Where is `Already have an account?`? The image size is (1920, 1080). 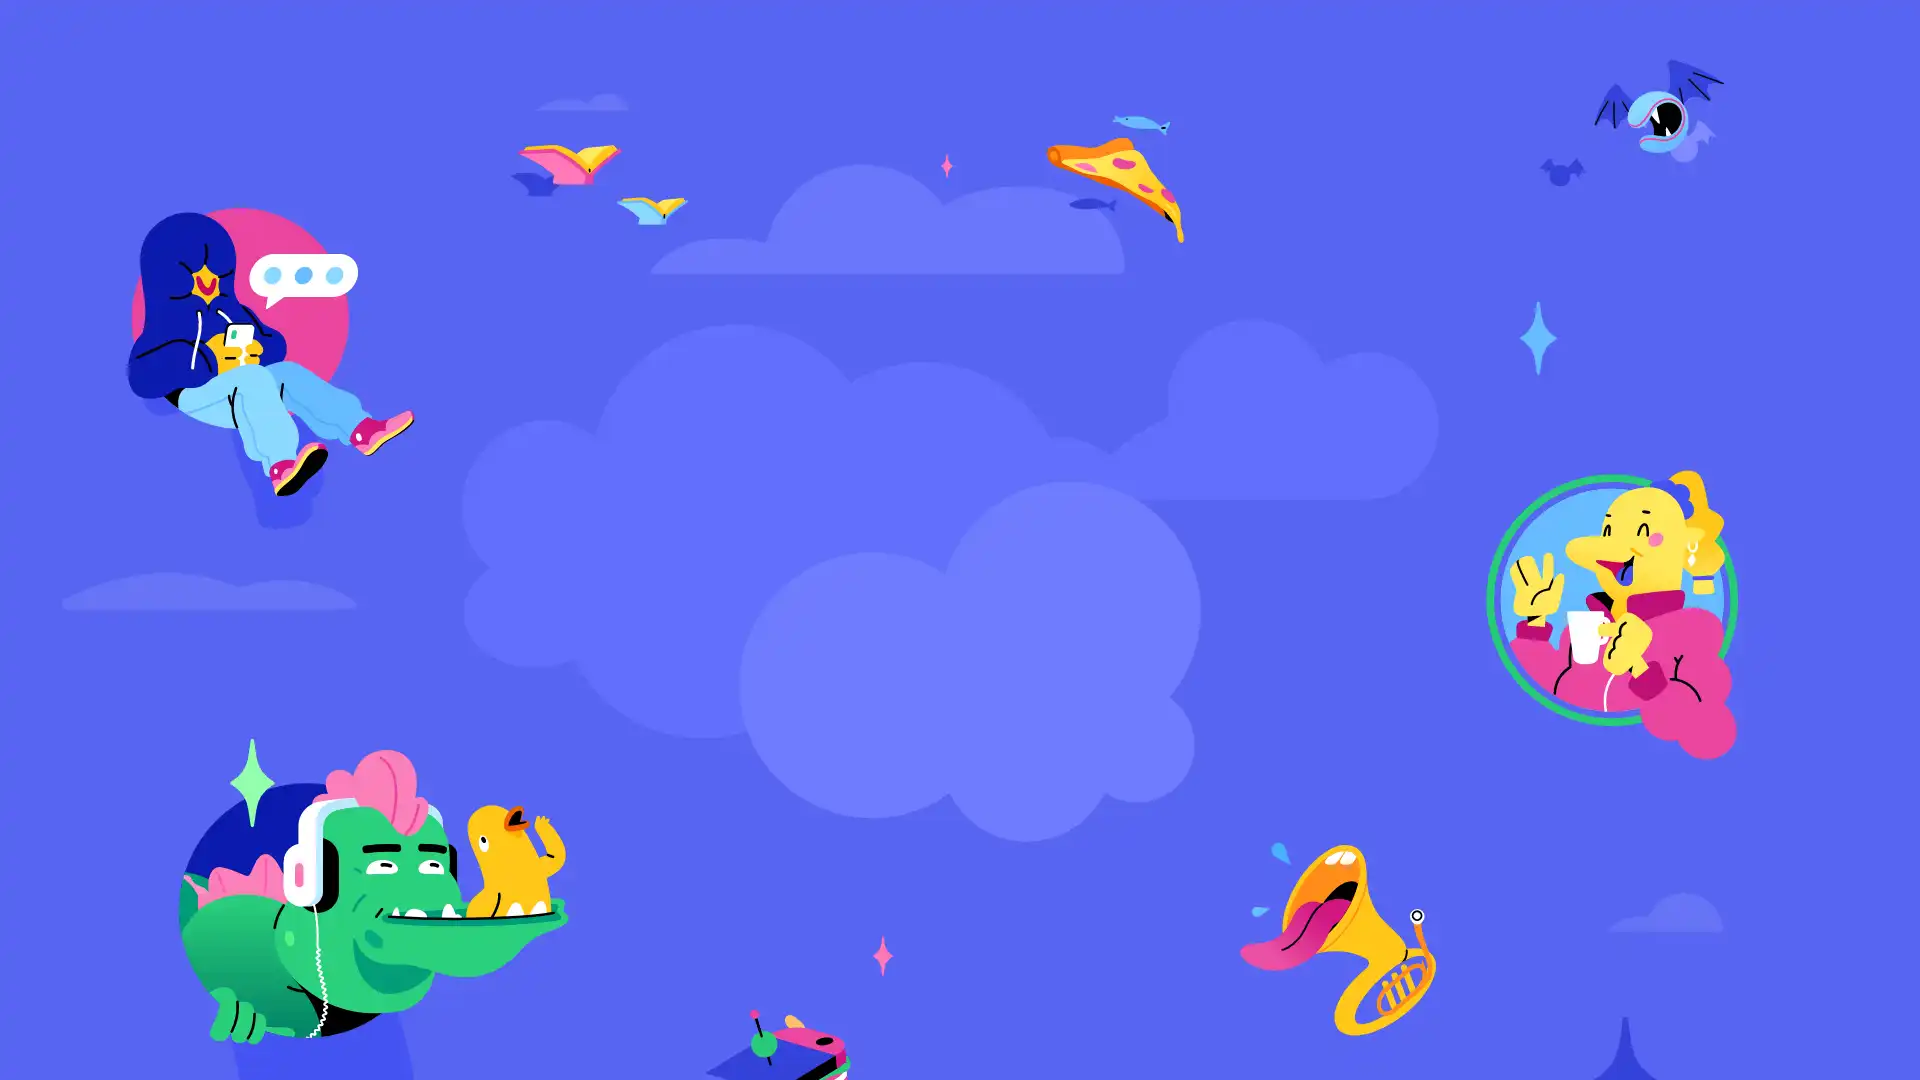
Already have an account? is located at coordinates (828, 696).